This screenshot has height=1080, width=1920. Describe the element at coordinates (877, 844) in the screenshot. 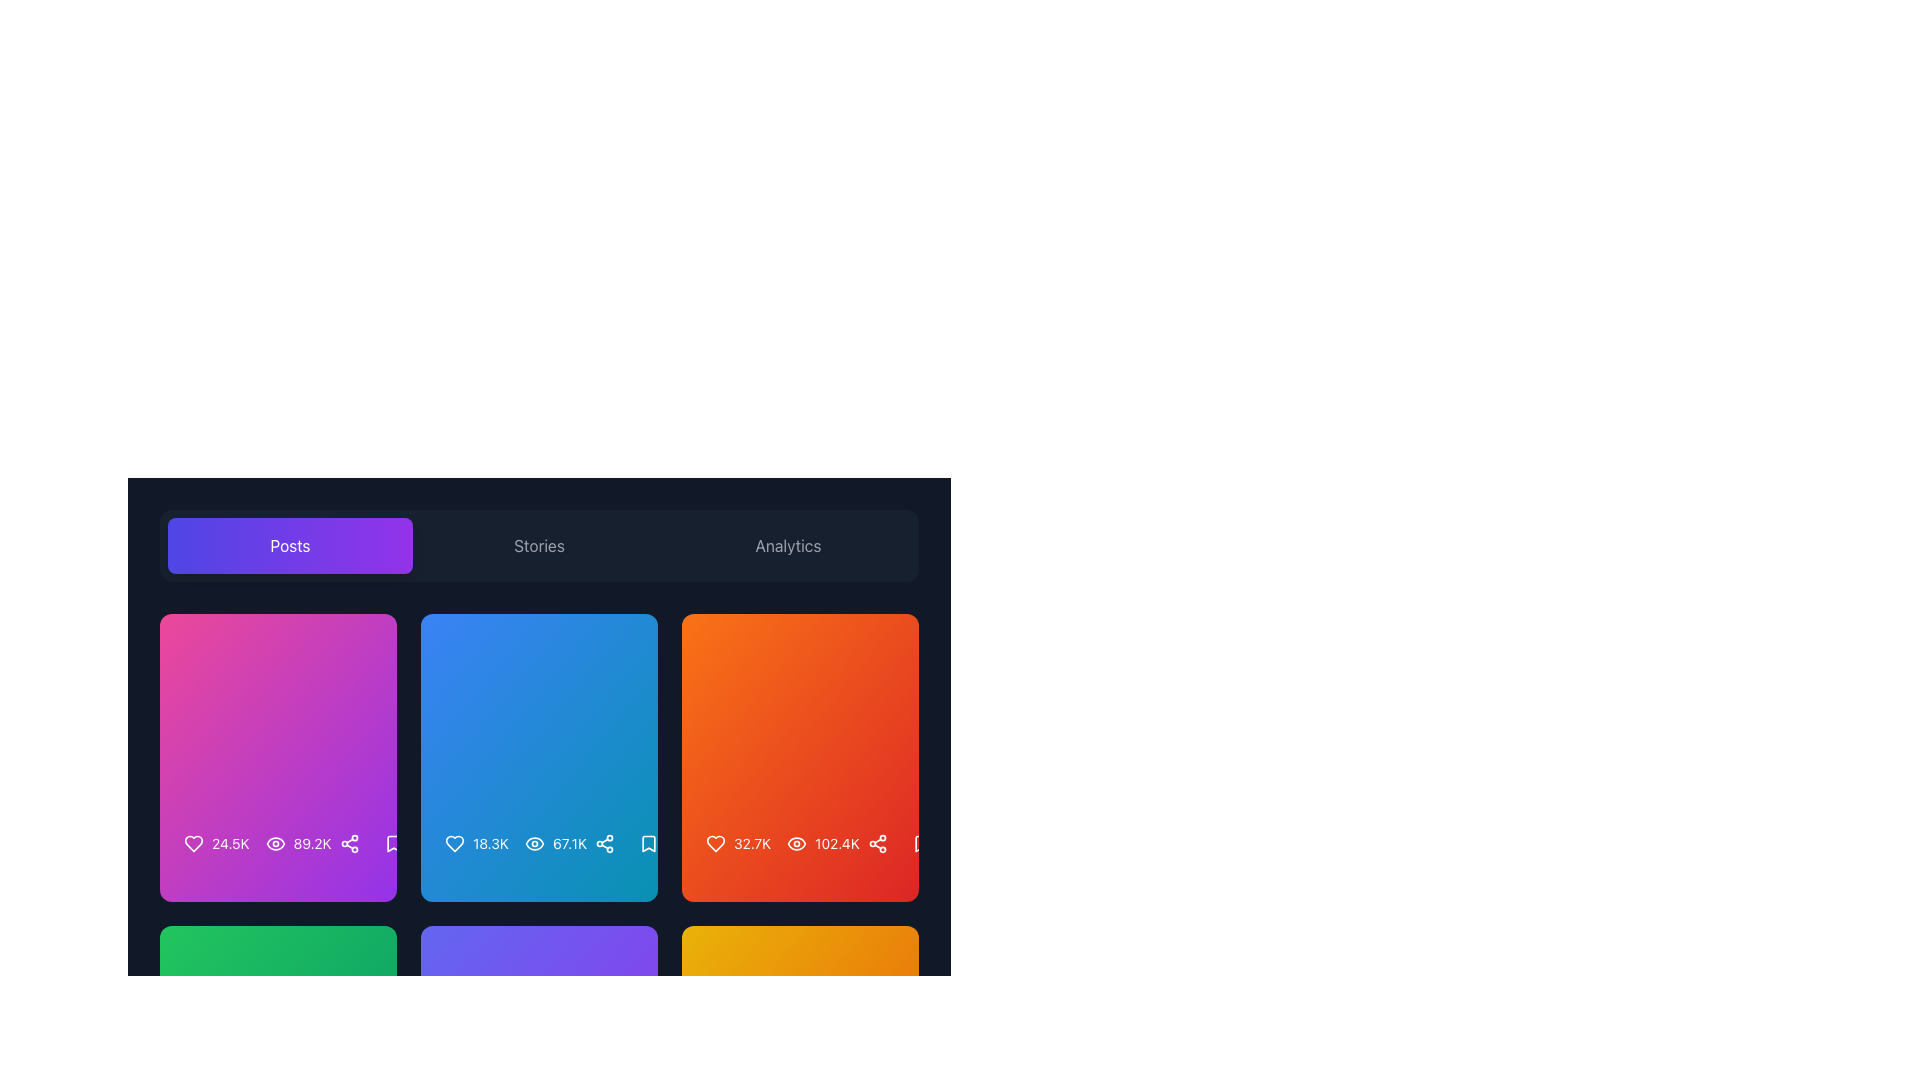

I see `the share icon, which is a white icon composed of three small circles connected by two lines, located in the bottom right corner of the orange card on the second row, adjacent to heart, eye, and bookmark icons` at that location.